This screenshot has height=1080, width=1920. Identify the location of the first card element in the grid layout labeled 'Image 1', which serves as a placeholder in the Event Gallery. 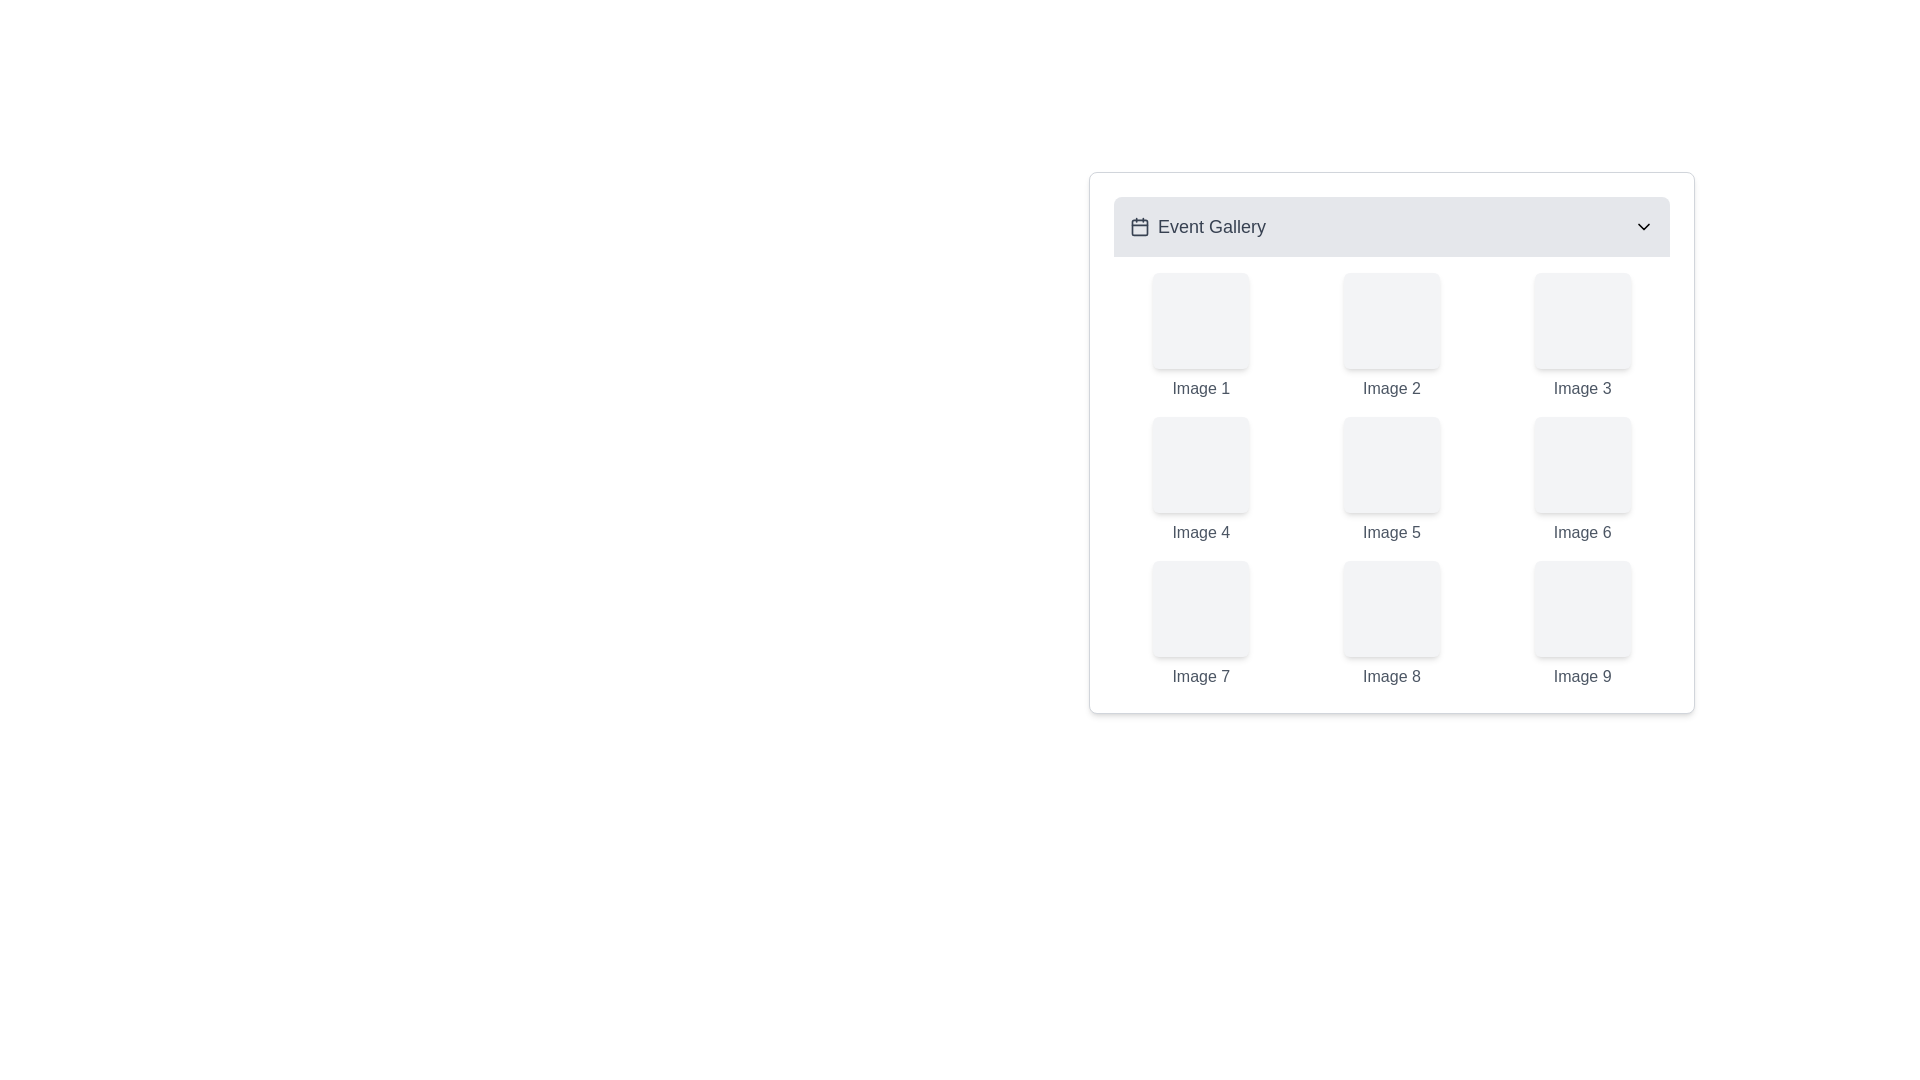
(1200, 335).